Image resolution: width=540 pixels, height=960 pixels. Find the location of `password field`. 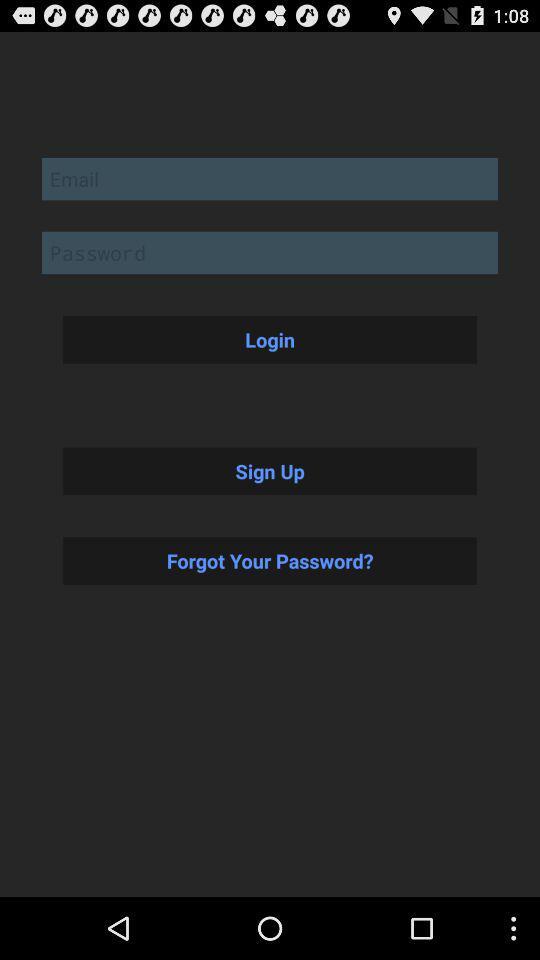

password field is located at coordinates (270, 251).